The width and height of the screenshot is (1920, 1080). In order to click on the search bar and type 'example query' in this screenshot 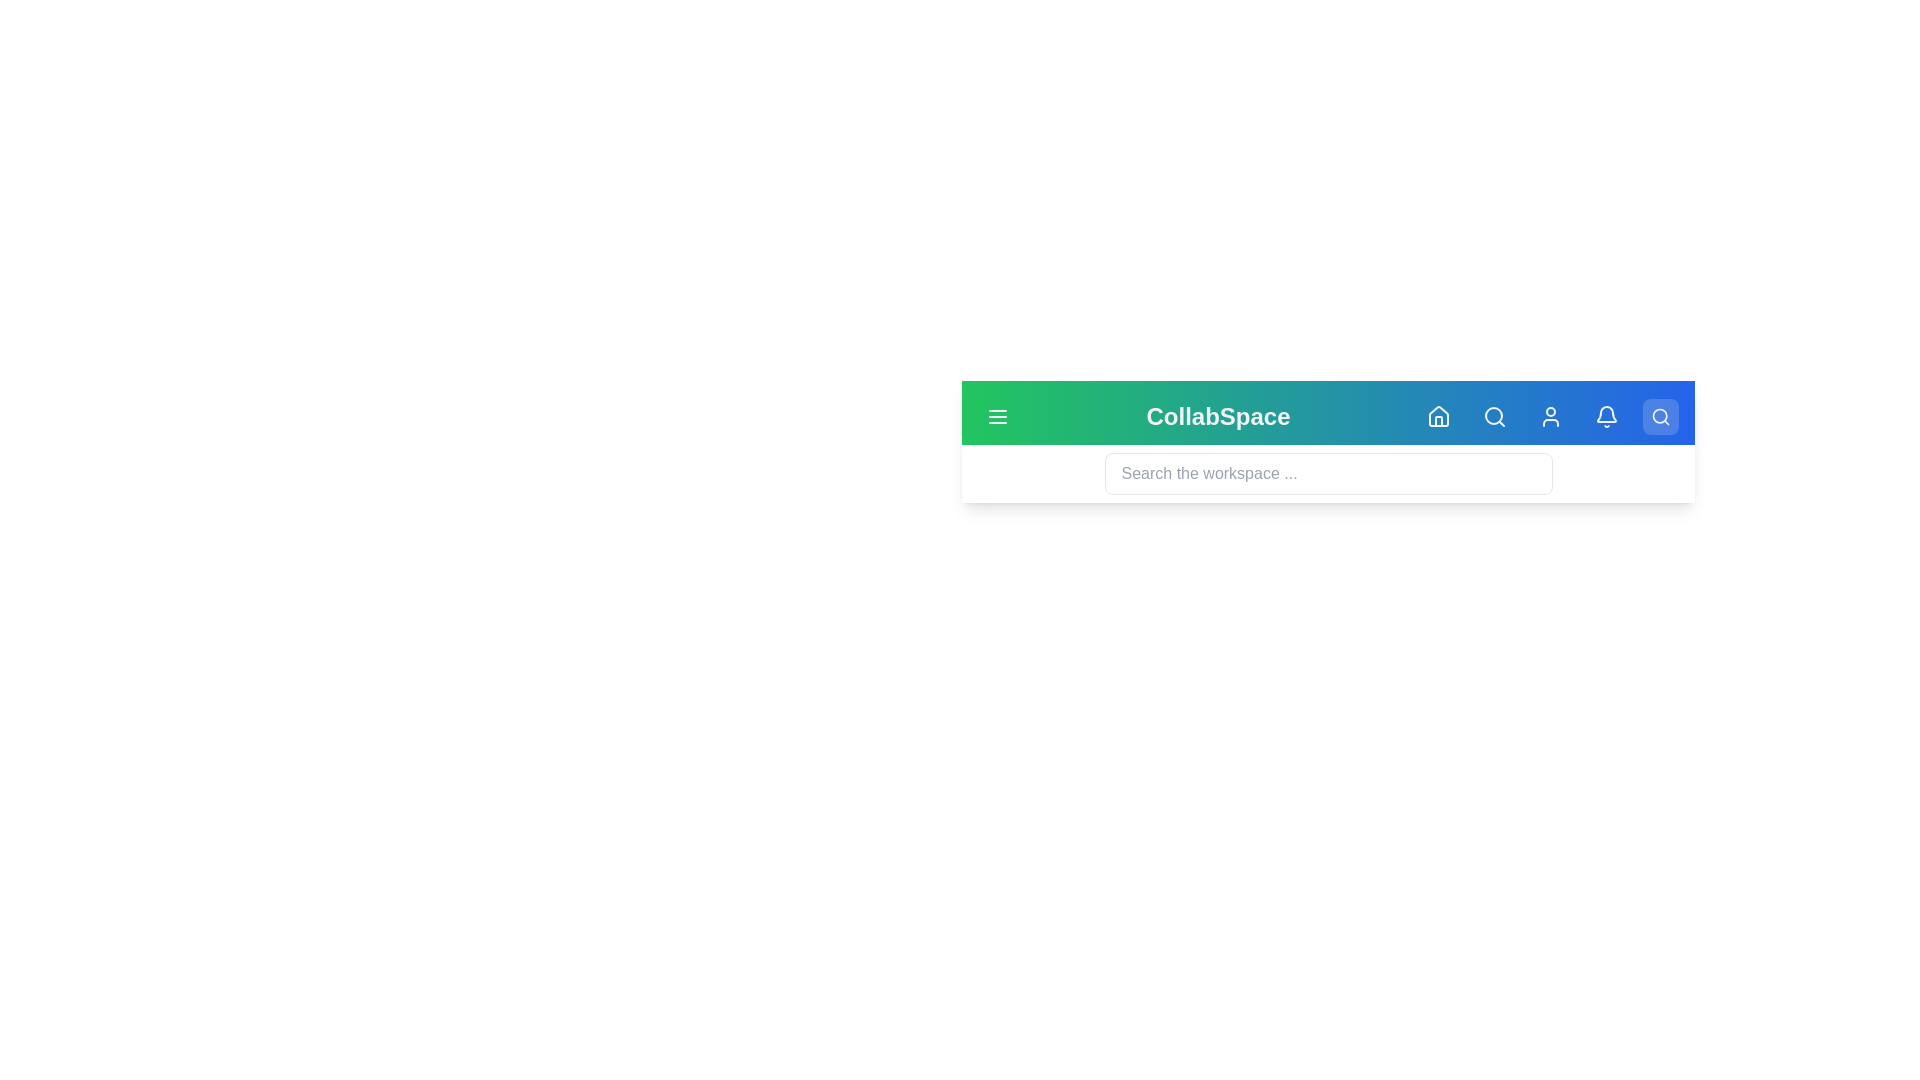, I will do `click(1328, 474)`.